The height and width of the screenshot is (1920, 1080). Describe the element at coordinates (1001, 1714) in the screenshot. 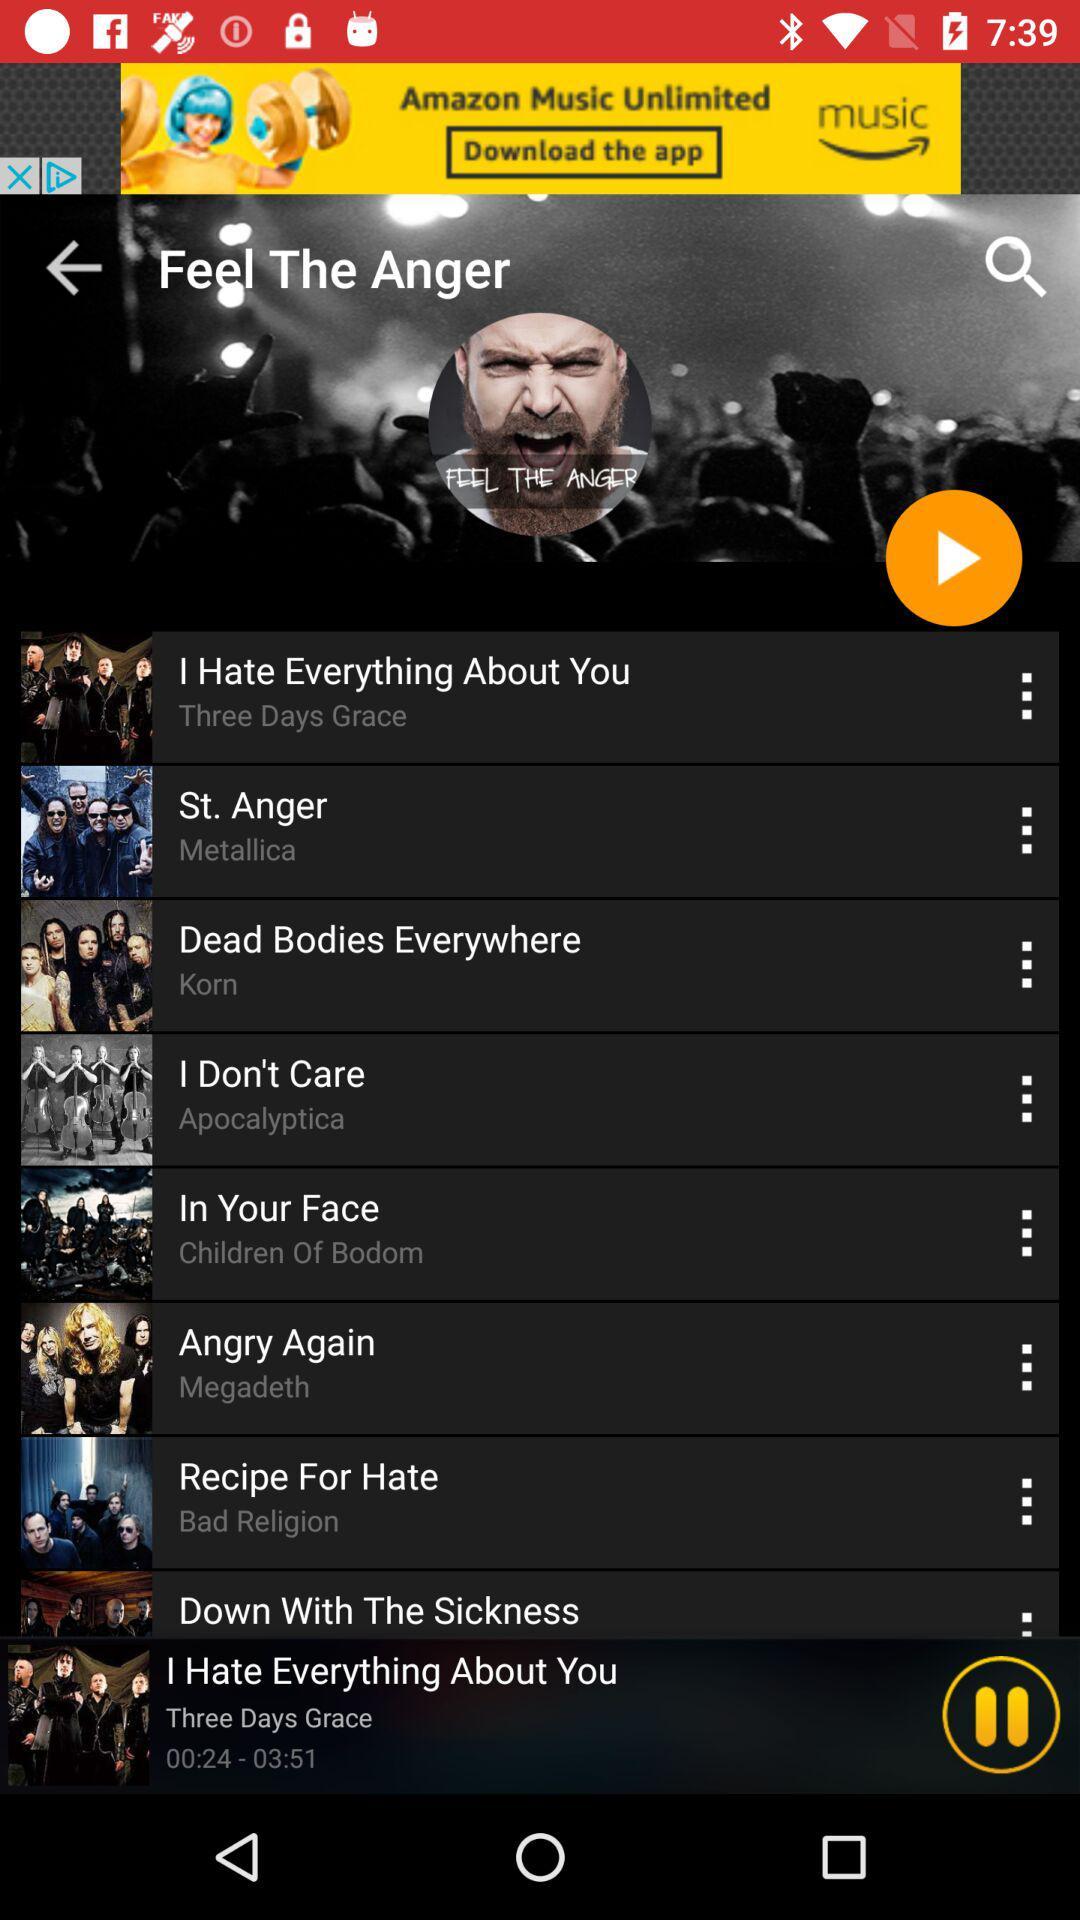

I see `the pause icon` at that location.